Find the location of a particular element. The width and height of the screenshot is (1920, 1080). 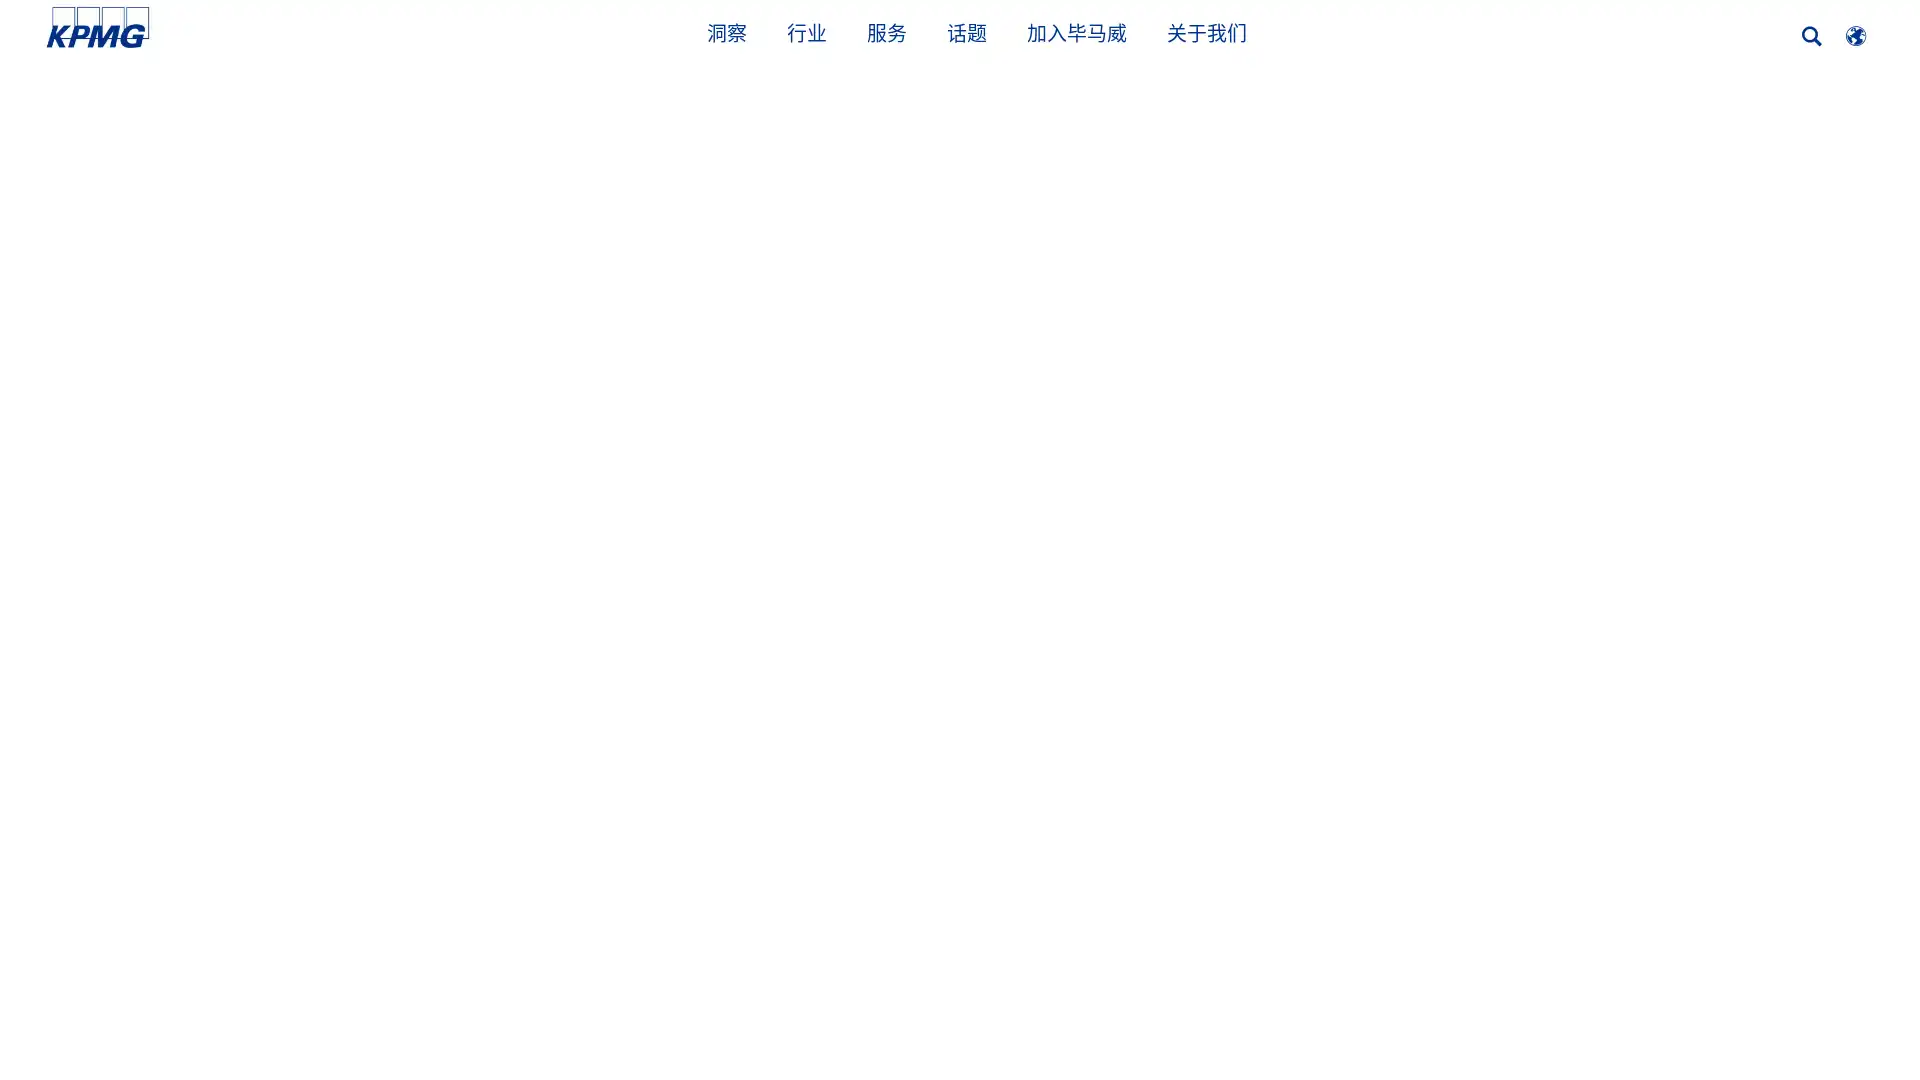

Search is located at coordinates (1812, 36).